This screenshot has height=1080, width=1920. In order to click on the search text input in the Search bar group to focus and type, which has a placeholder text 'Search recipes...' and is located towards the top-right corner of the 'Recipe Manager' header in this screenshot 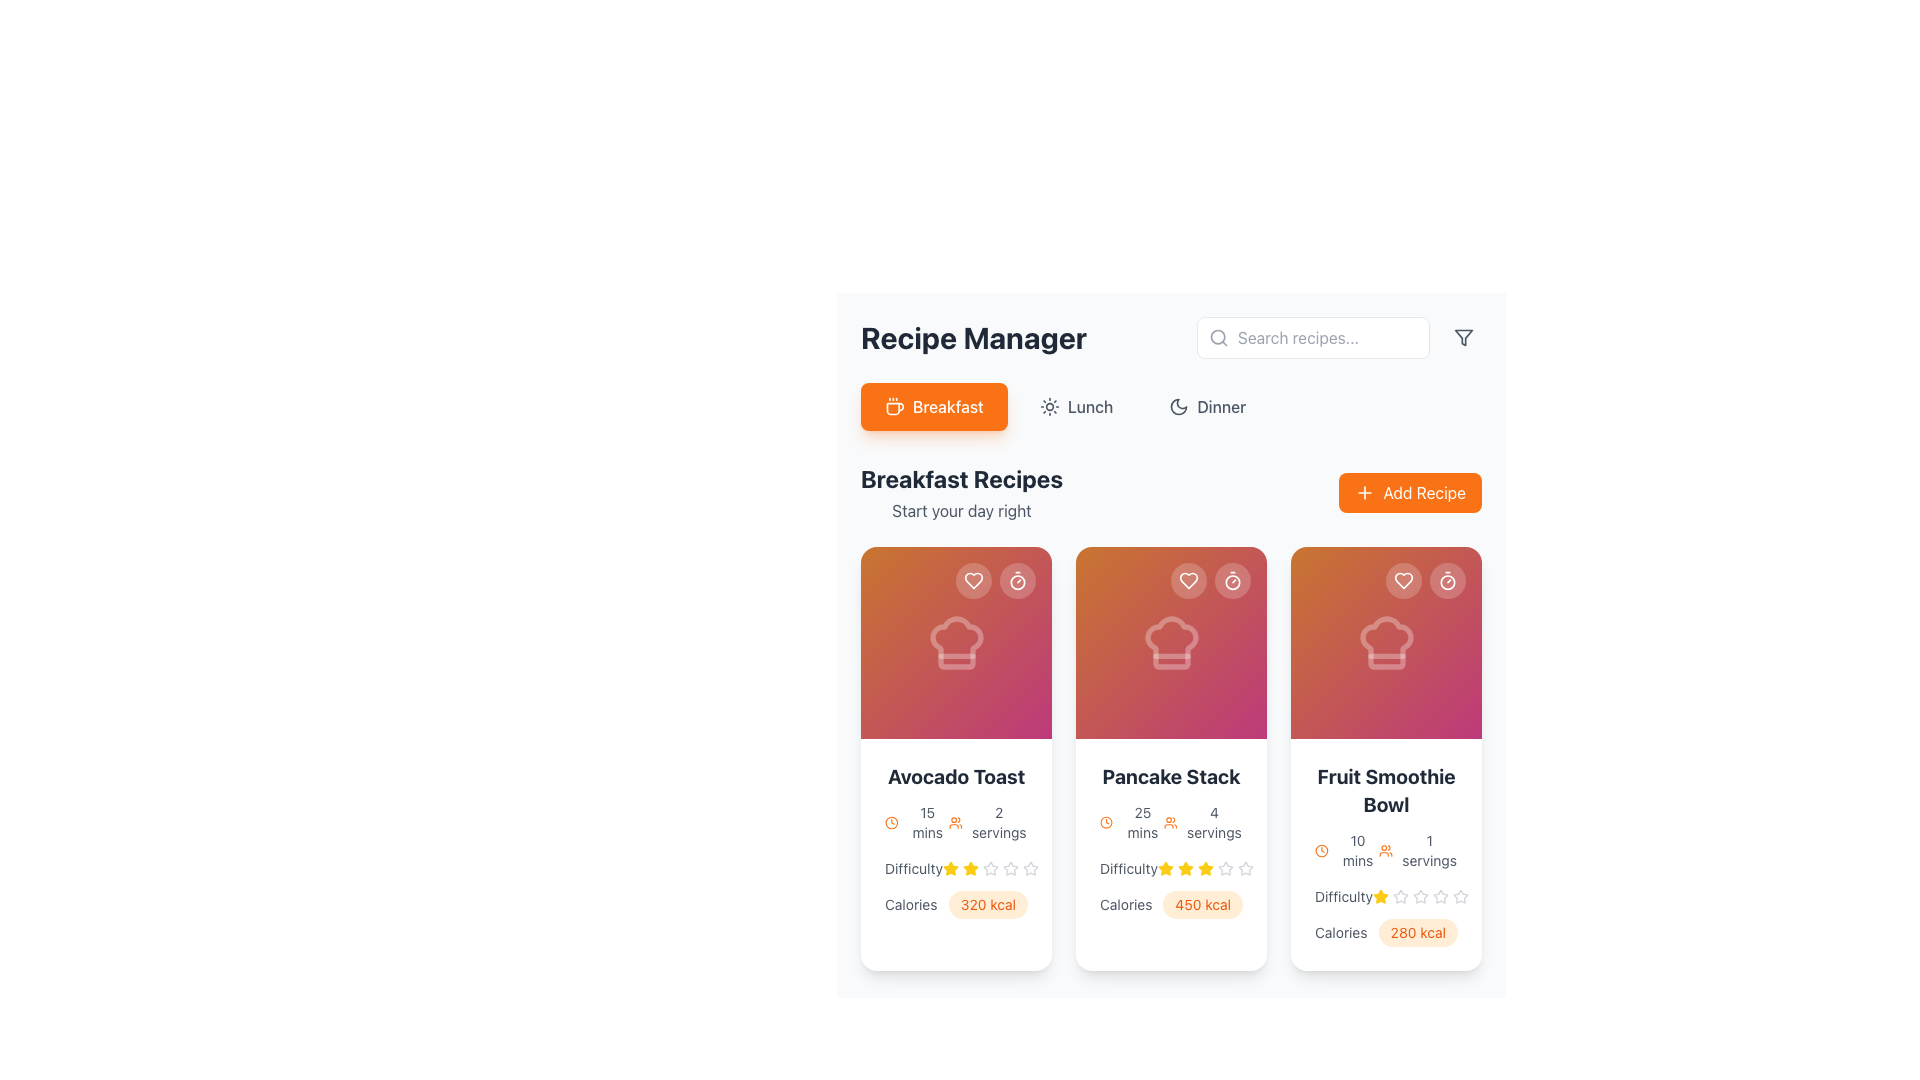, I will do `click(1339, 337)`.